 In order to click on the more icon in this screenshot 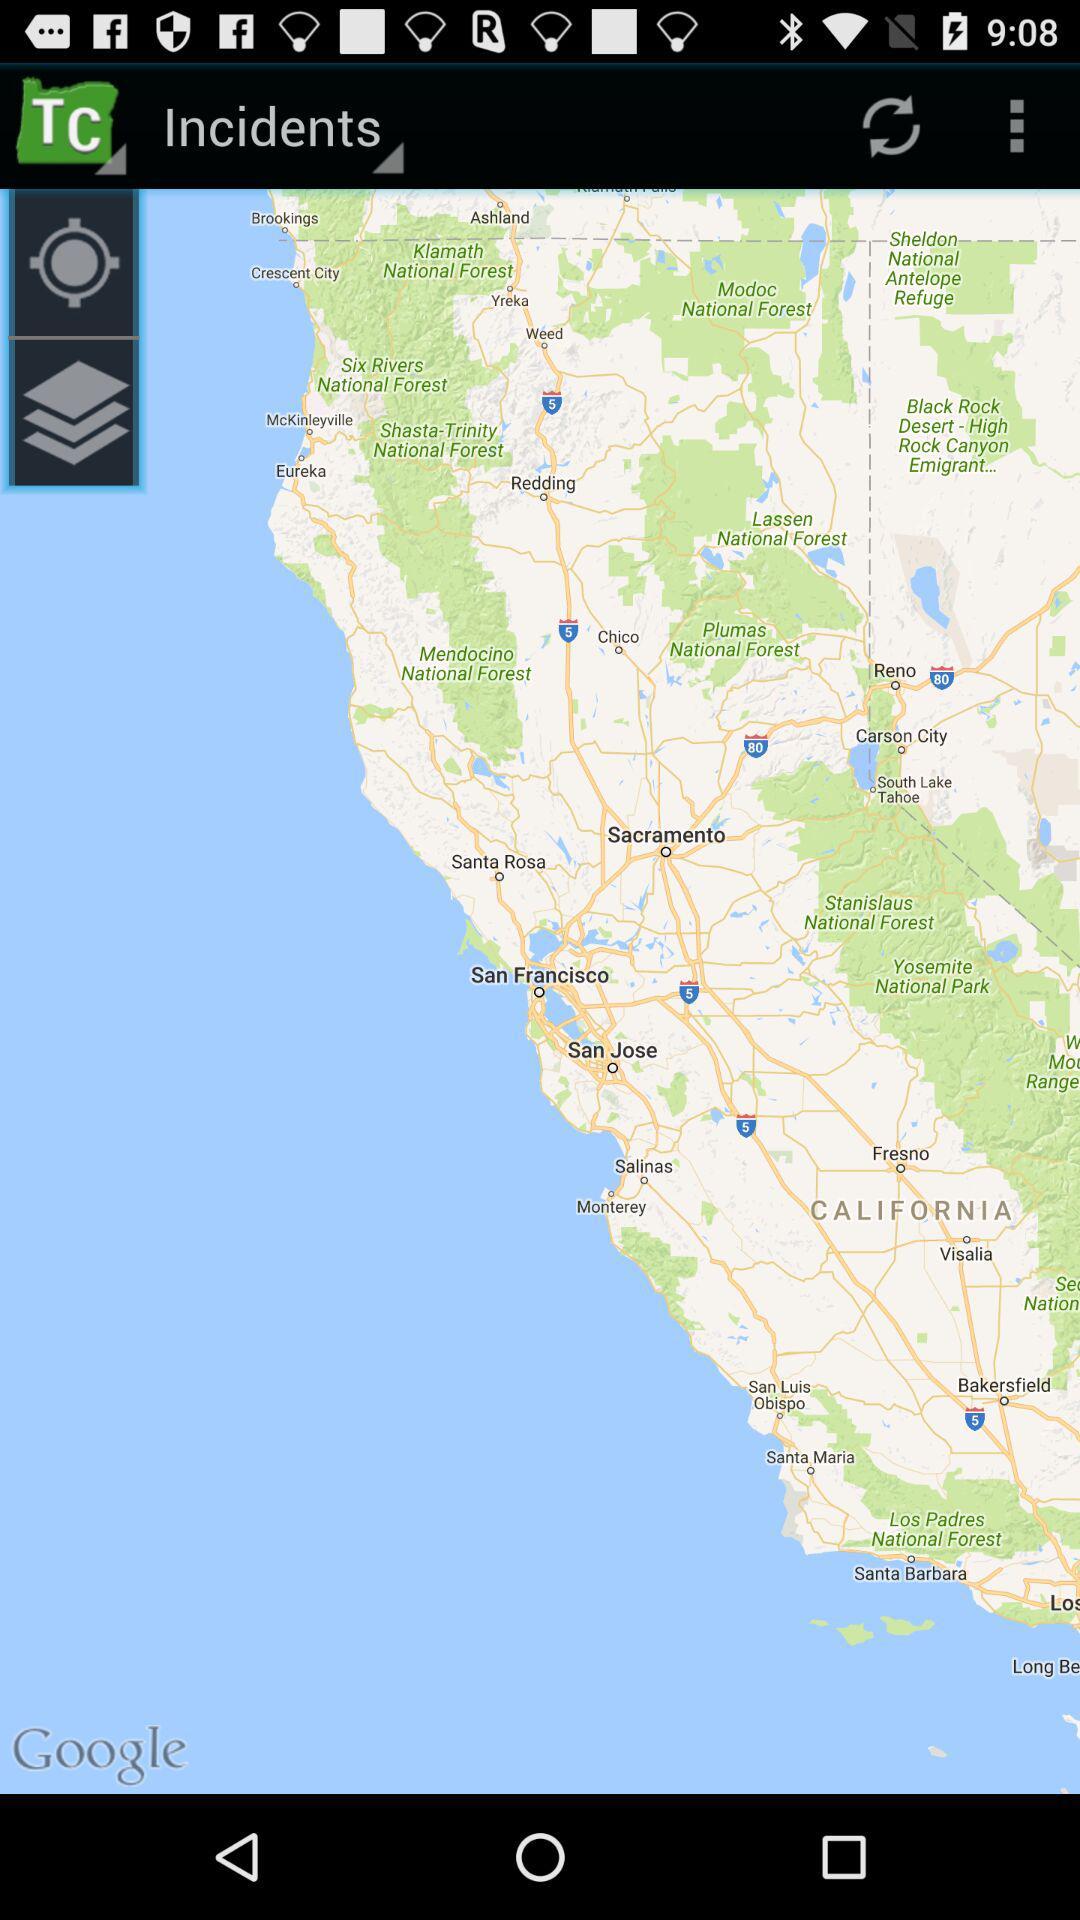, I will do `click(1017, 133)`.